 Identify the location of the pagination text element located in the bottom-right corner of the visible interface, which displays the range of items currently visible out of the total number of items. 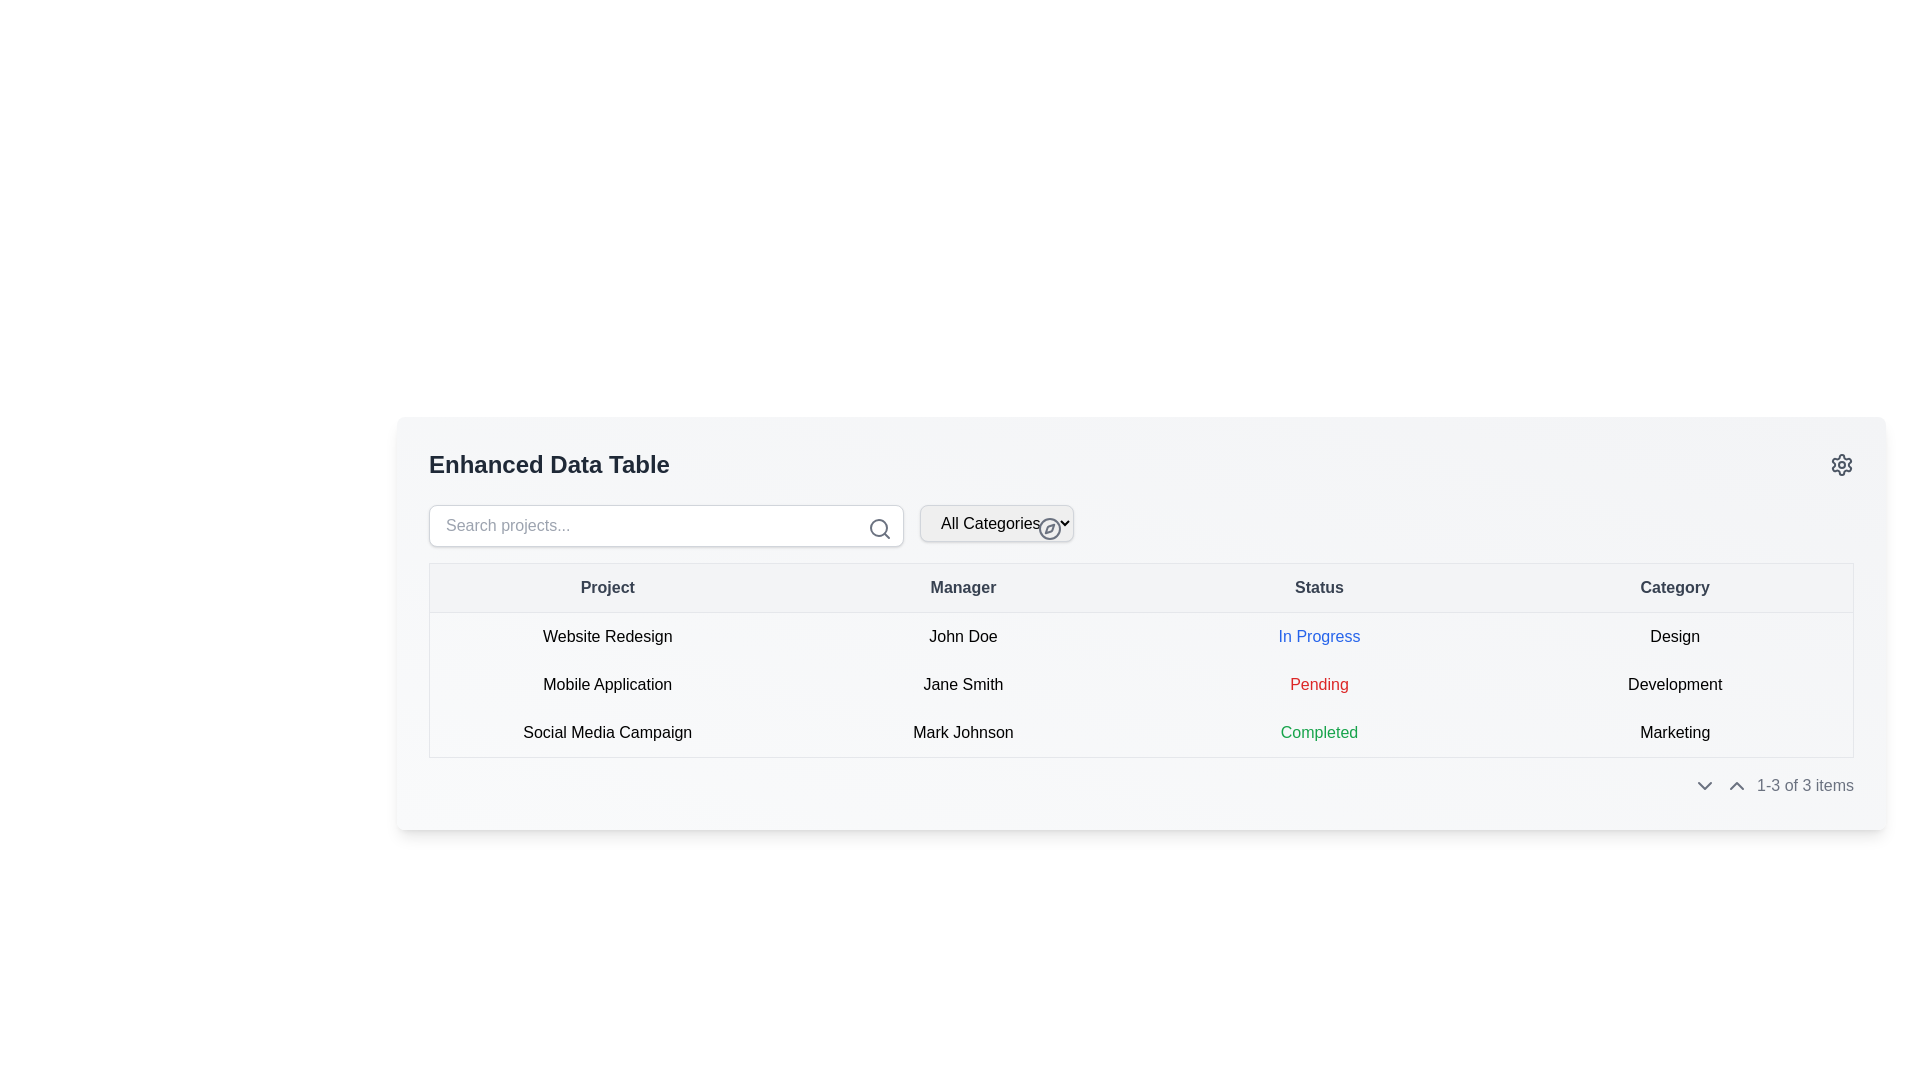
(1805, 785).